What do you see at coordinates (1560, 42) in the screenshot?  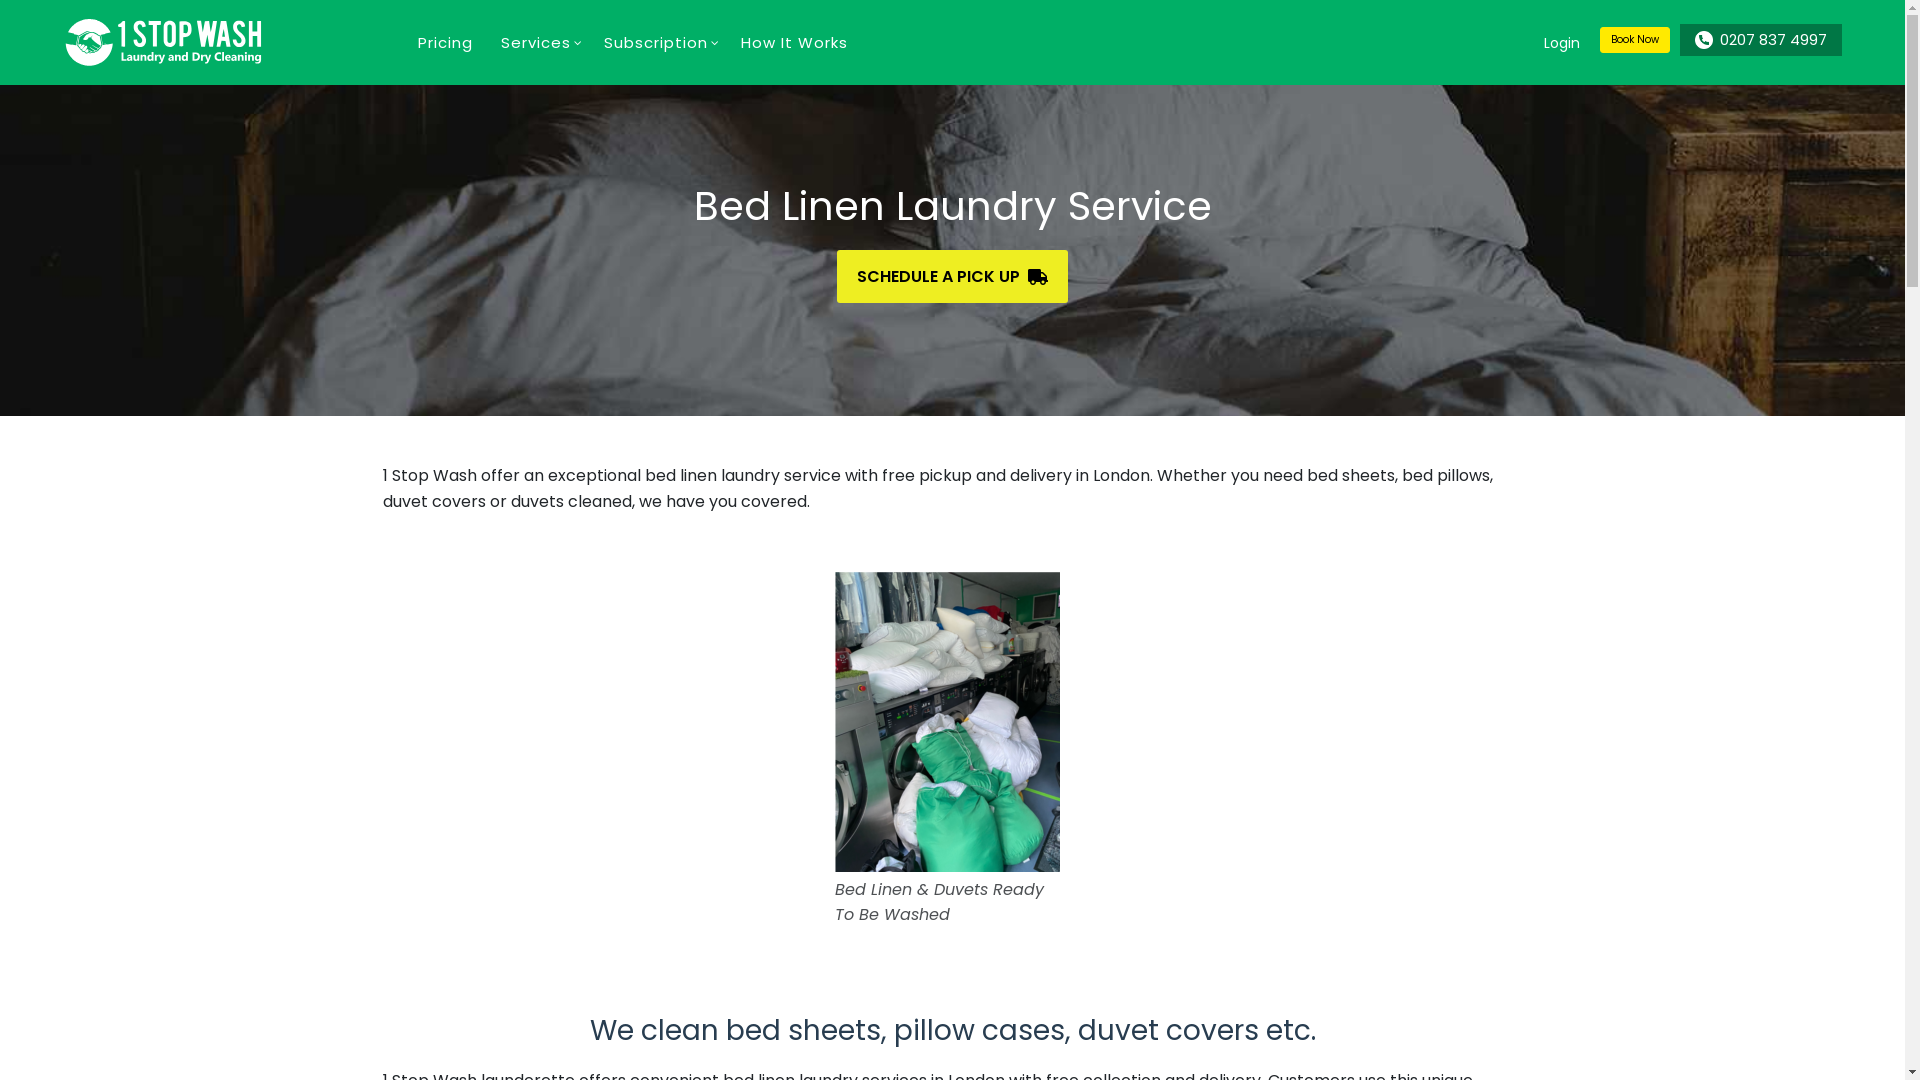 I see `'Login'` at bounding box center [1560, 42].